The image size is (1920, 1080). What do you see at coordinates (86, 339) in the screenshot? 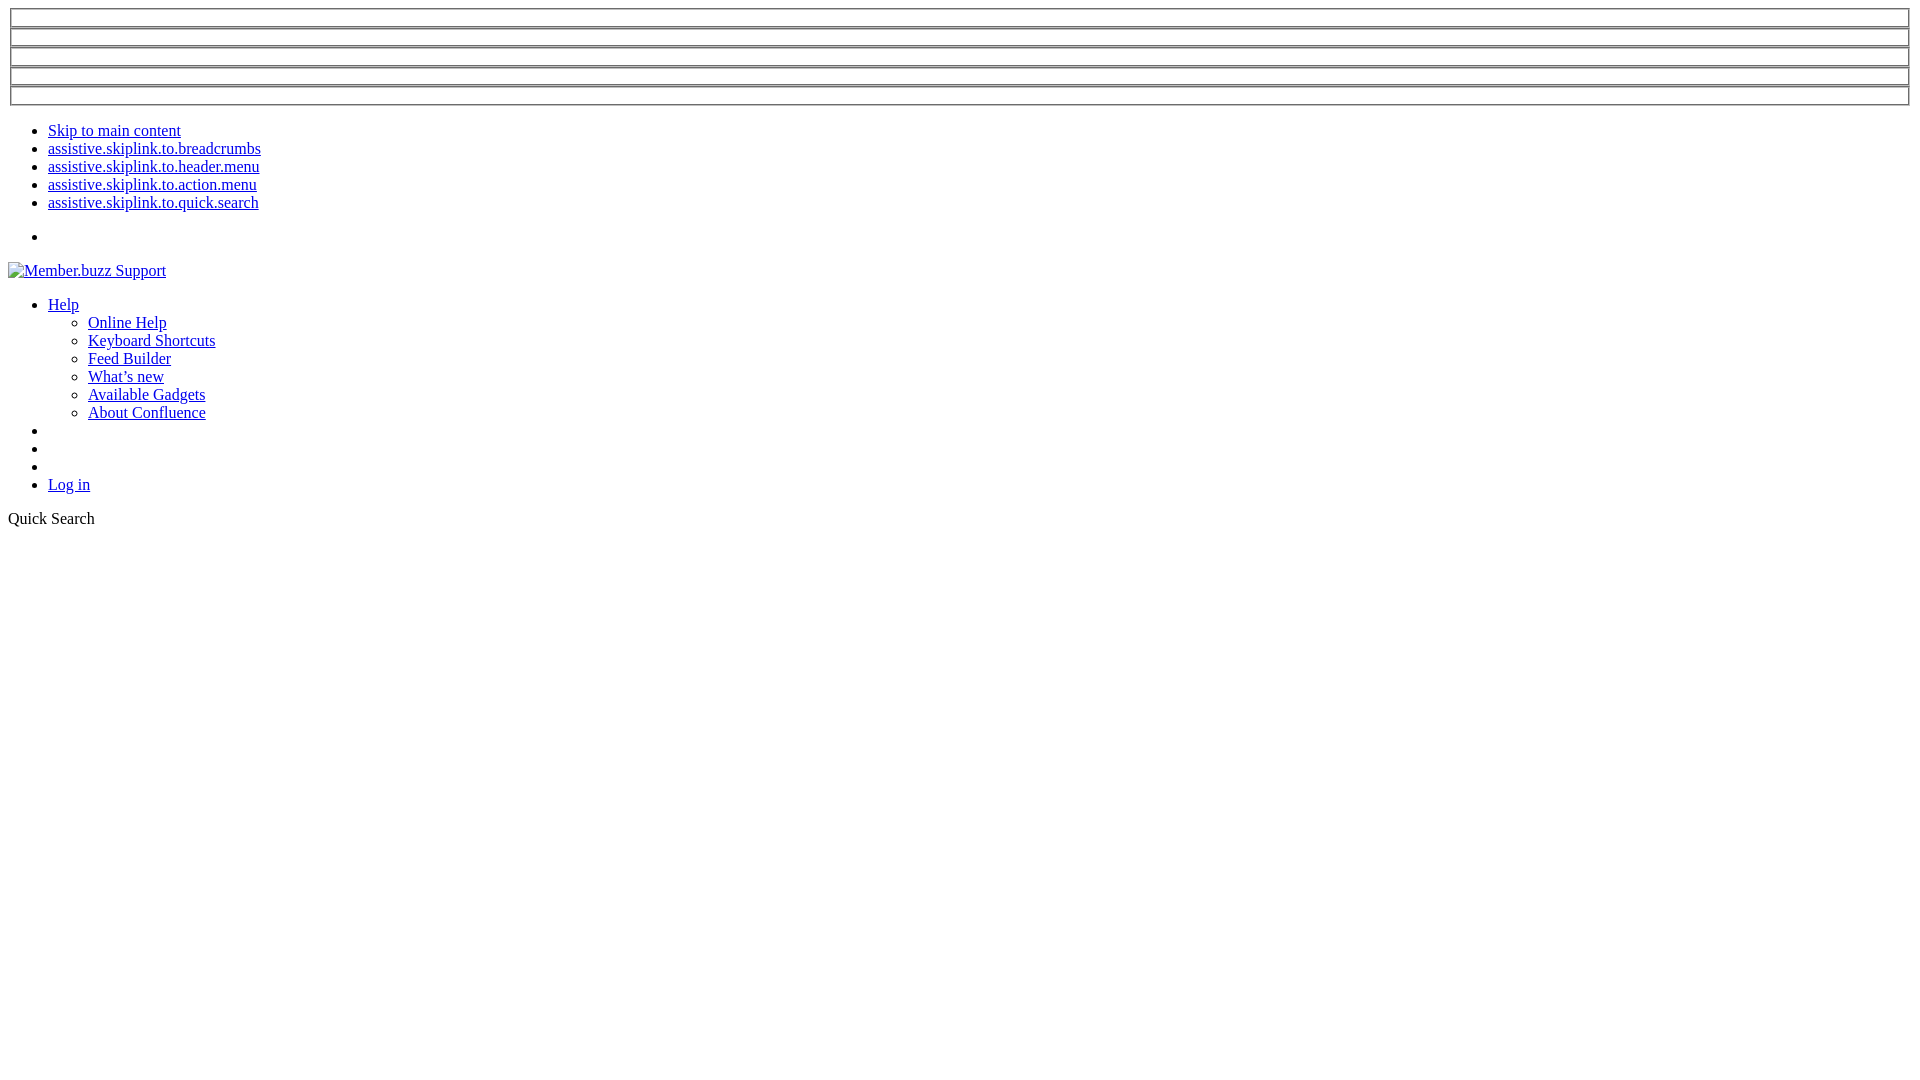
I see `'Keyboard Shortcuts'` at bounding box center [86, 339].